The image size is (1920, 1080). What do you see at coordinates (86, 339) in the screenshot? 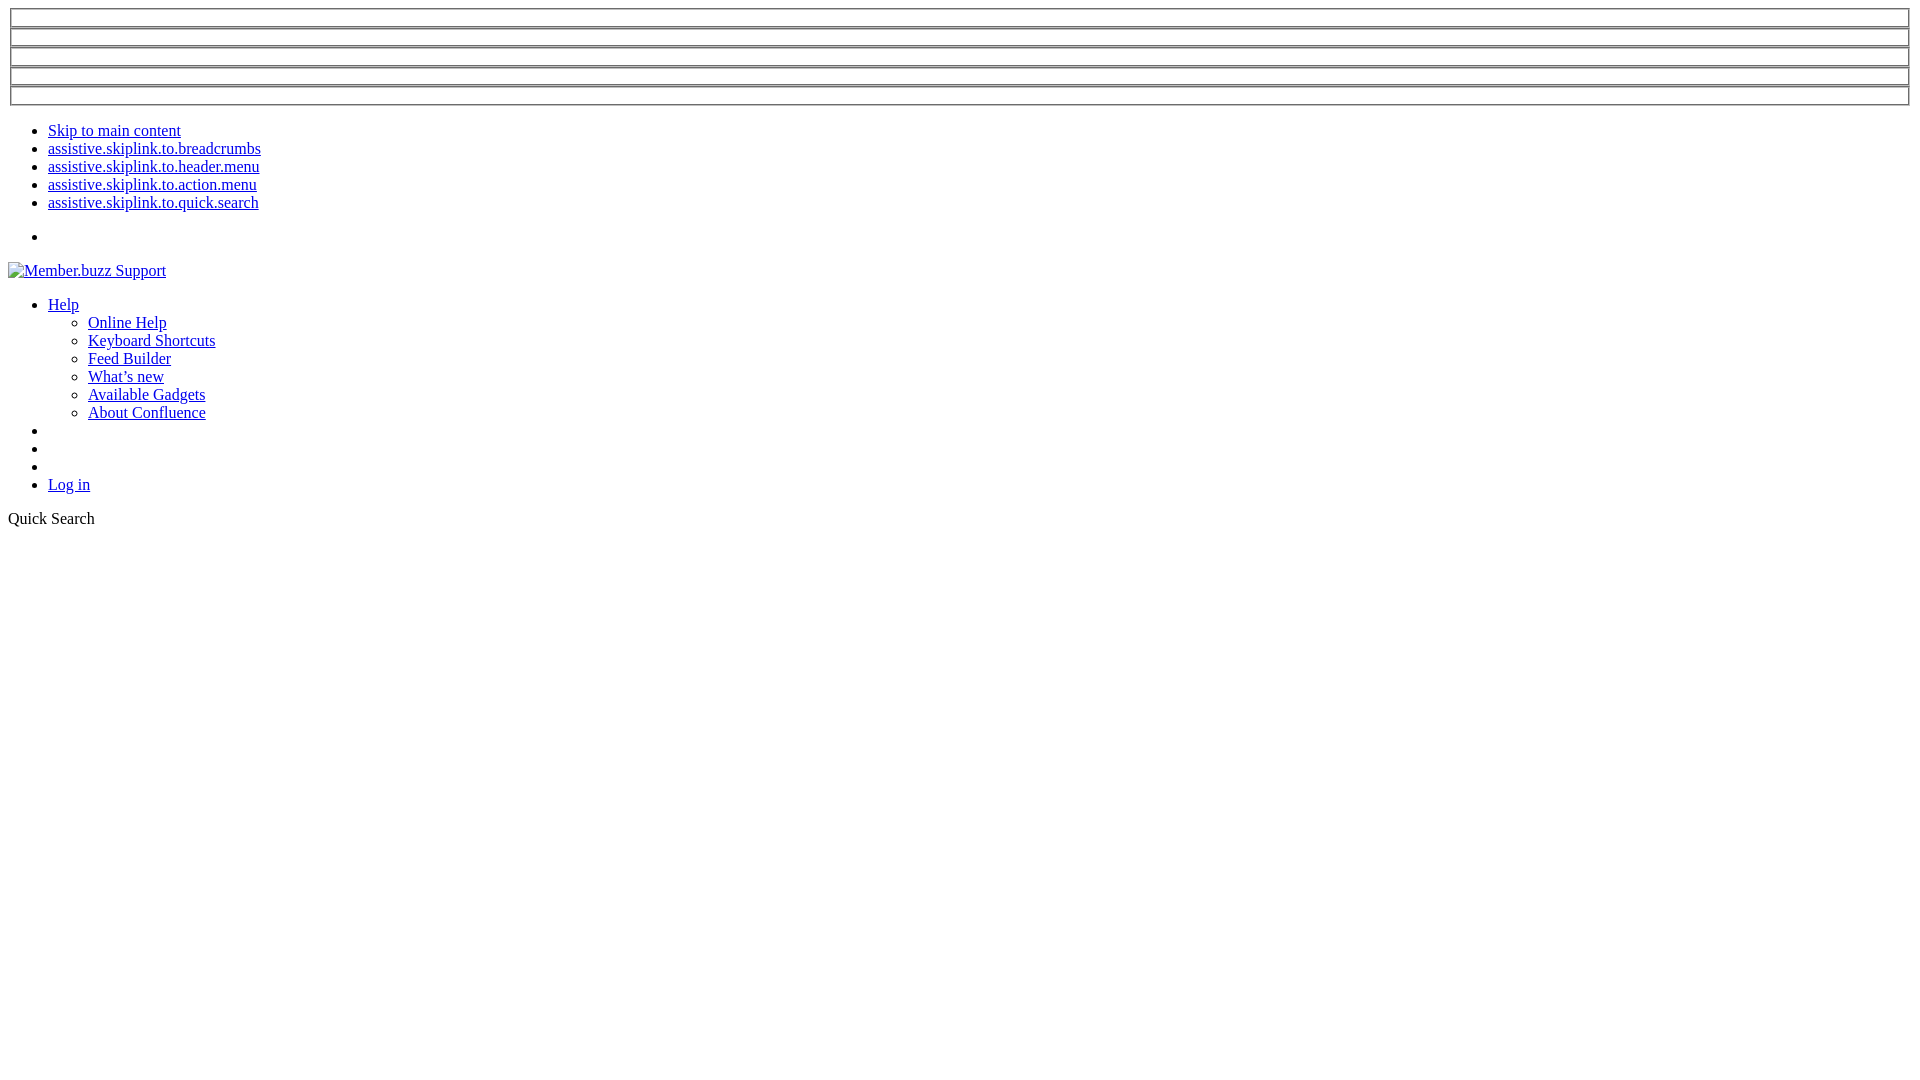
I see `'Keyboard Shortcuts'` at bounding box center [86, 339].